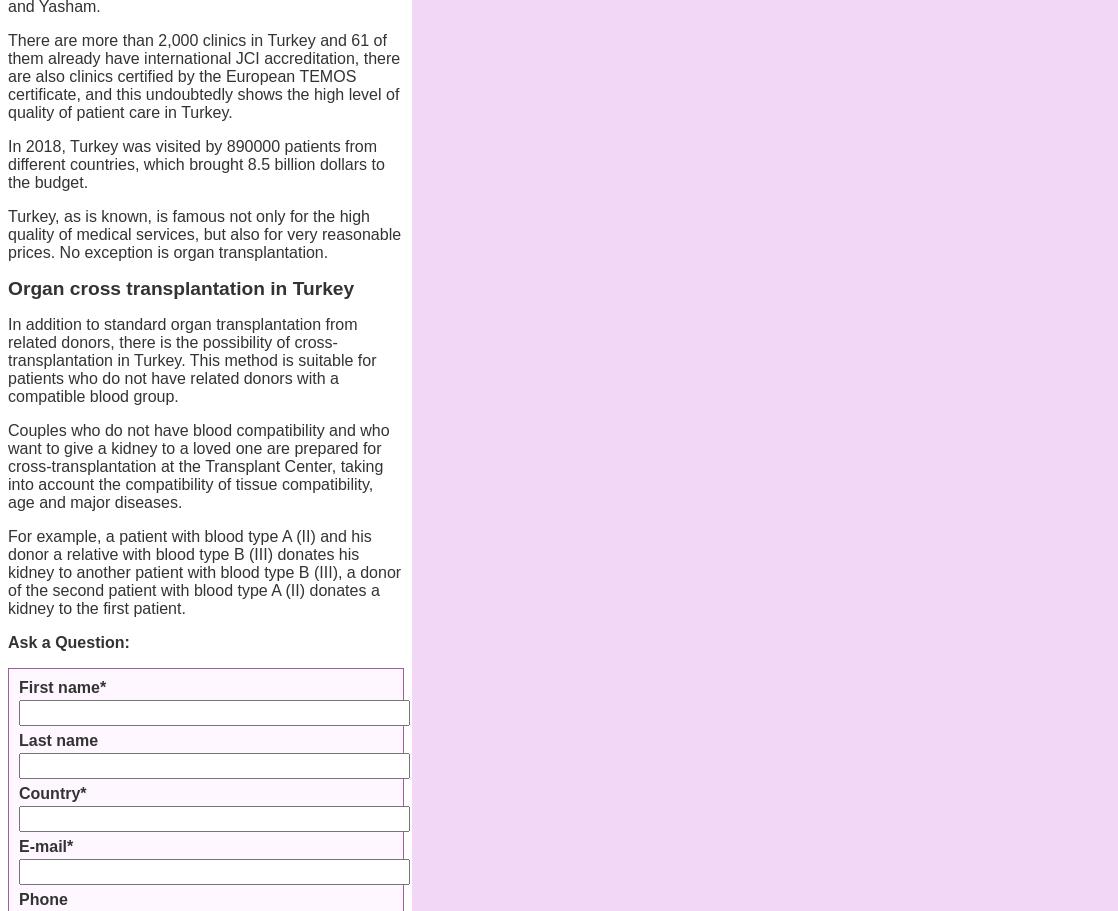  I want to click on 'There are more than 2,000 clinics in Turkey and 61 of them already have international JCI accreditation, there are also clinics certified by the European TEMOS certificate, and this undoubtedly shows the high level of quality of patient care in Turkey.', so click(204, 76).